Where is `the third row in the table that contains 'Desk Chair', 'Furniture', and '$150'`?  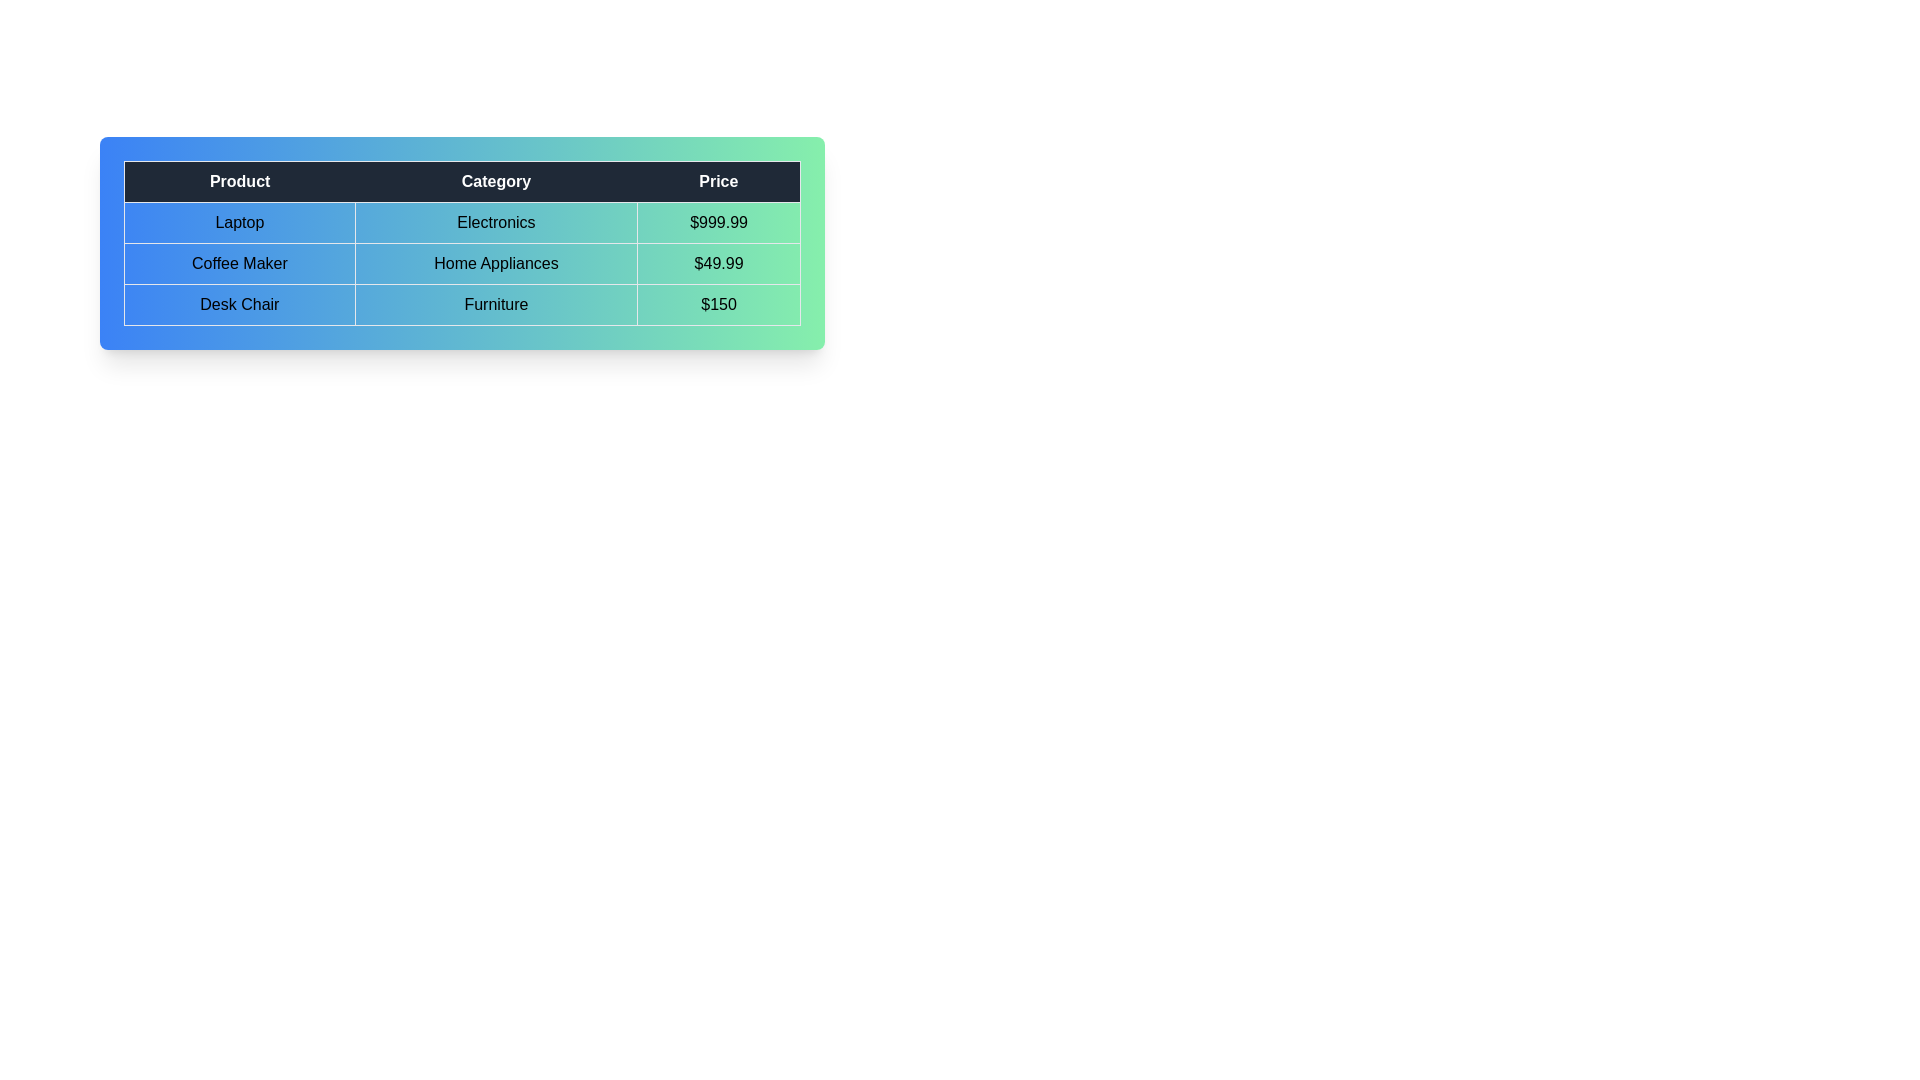 the third row in the table that contains 'Desk Chair', 'Furniture', and '$150' is located at coordinates (461, 304).